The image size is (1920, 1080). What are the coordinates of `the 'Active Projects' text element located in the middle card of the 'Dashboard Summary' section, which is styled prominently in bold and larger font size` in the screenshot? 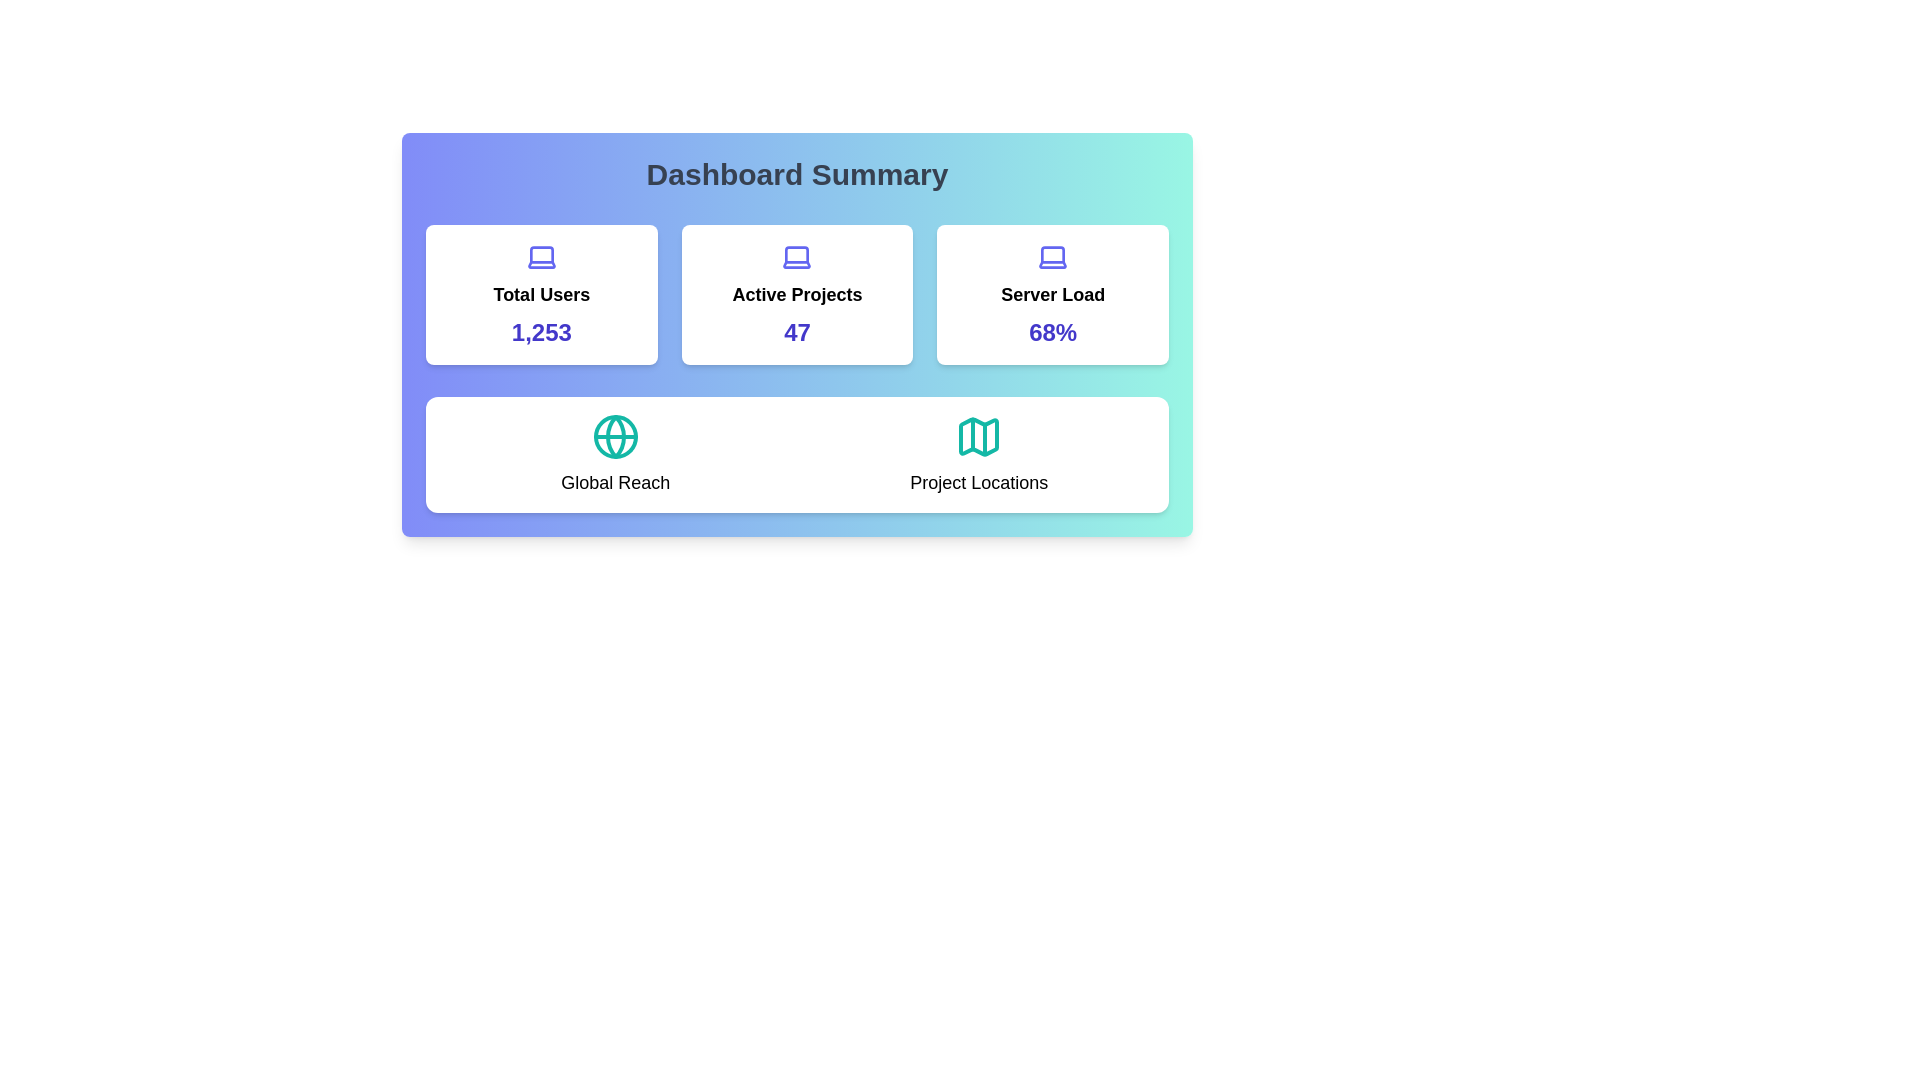 It's located at (796, 294).